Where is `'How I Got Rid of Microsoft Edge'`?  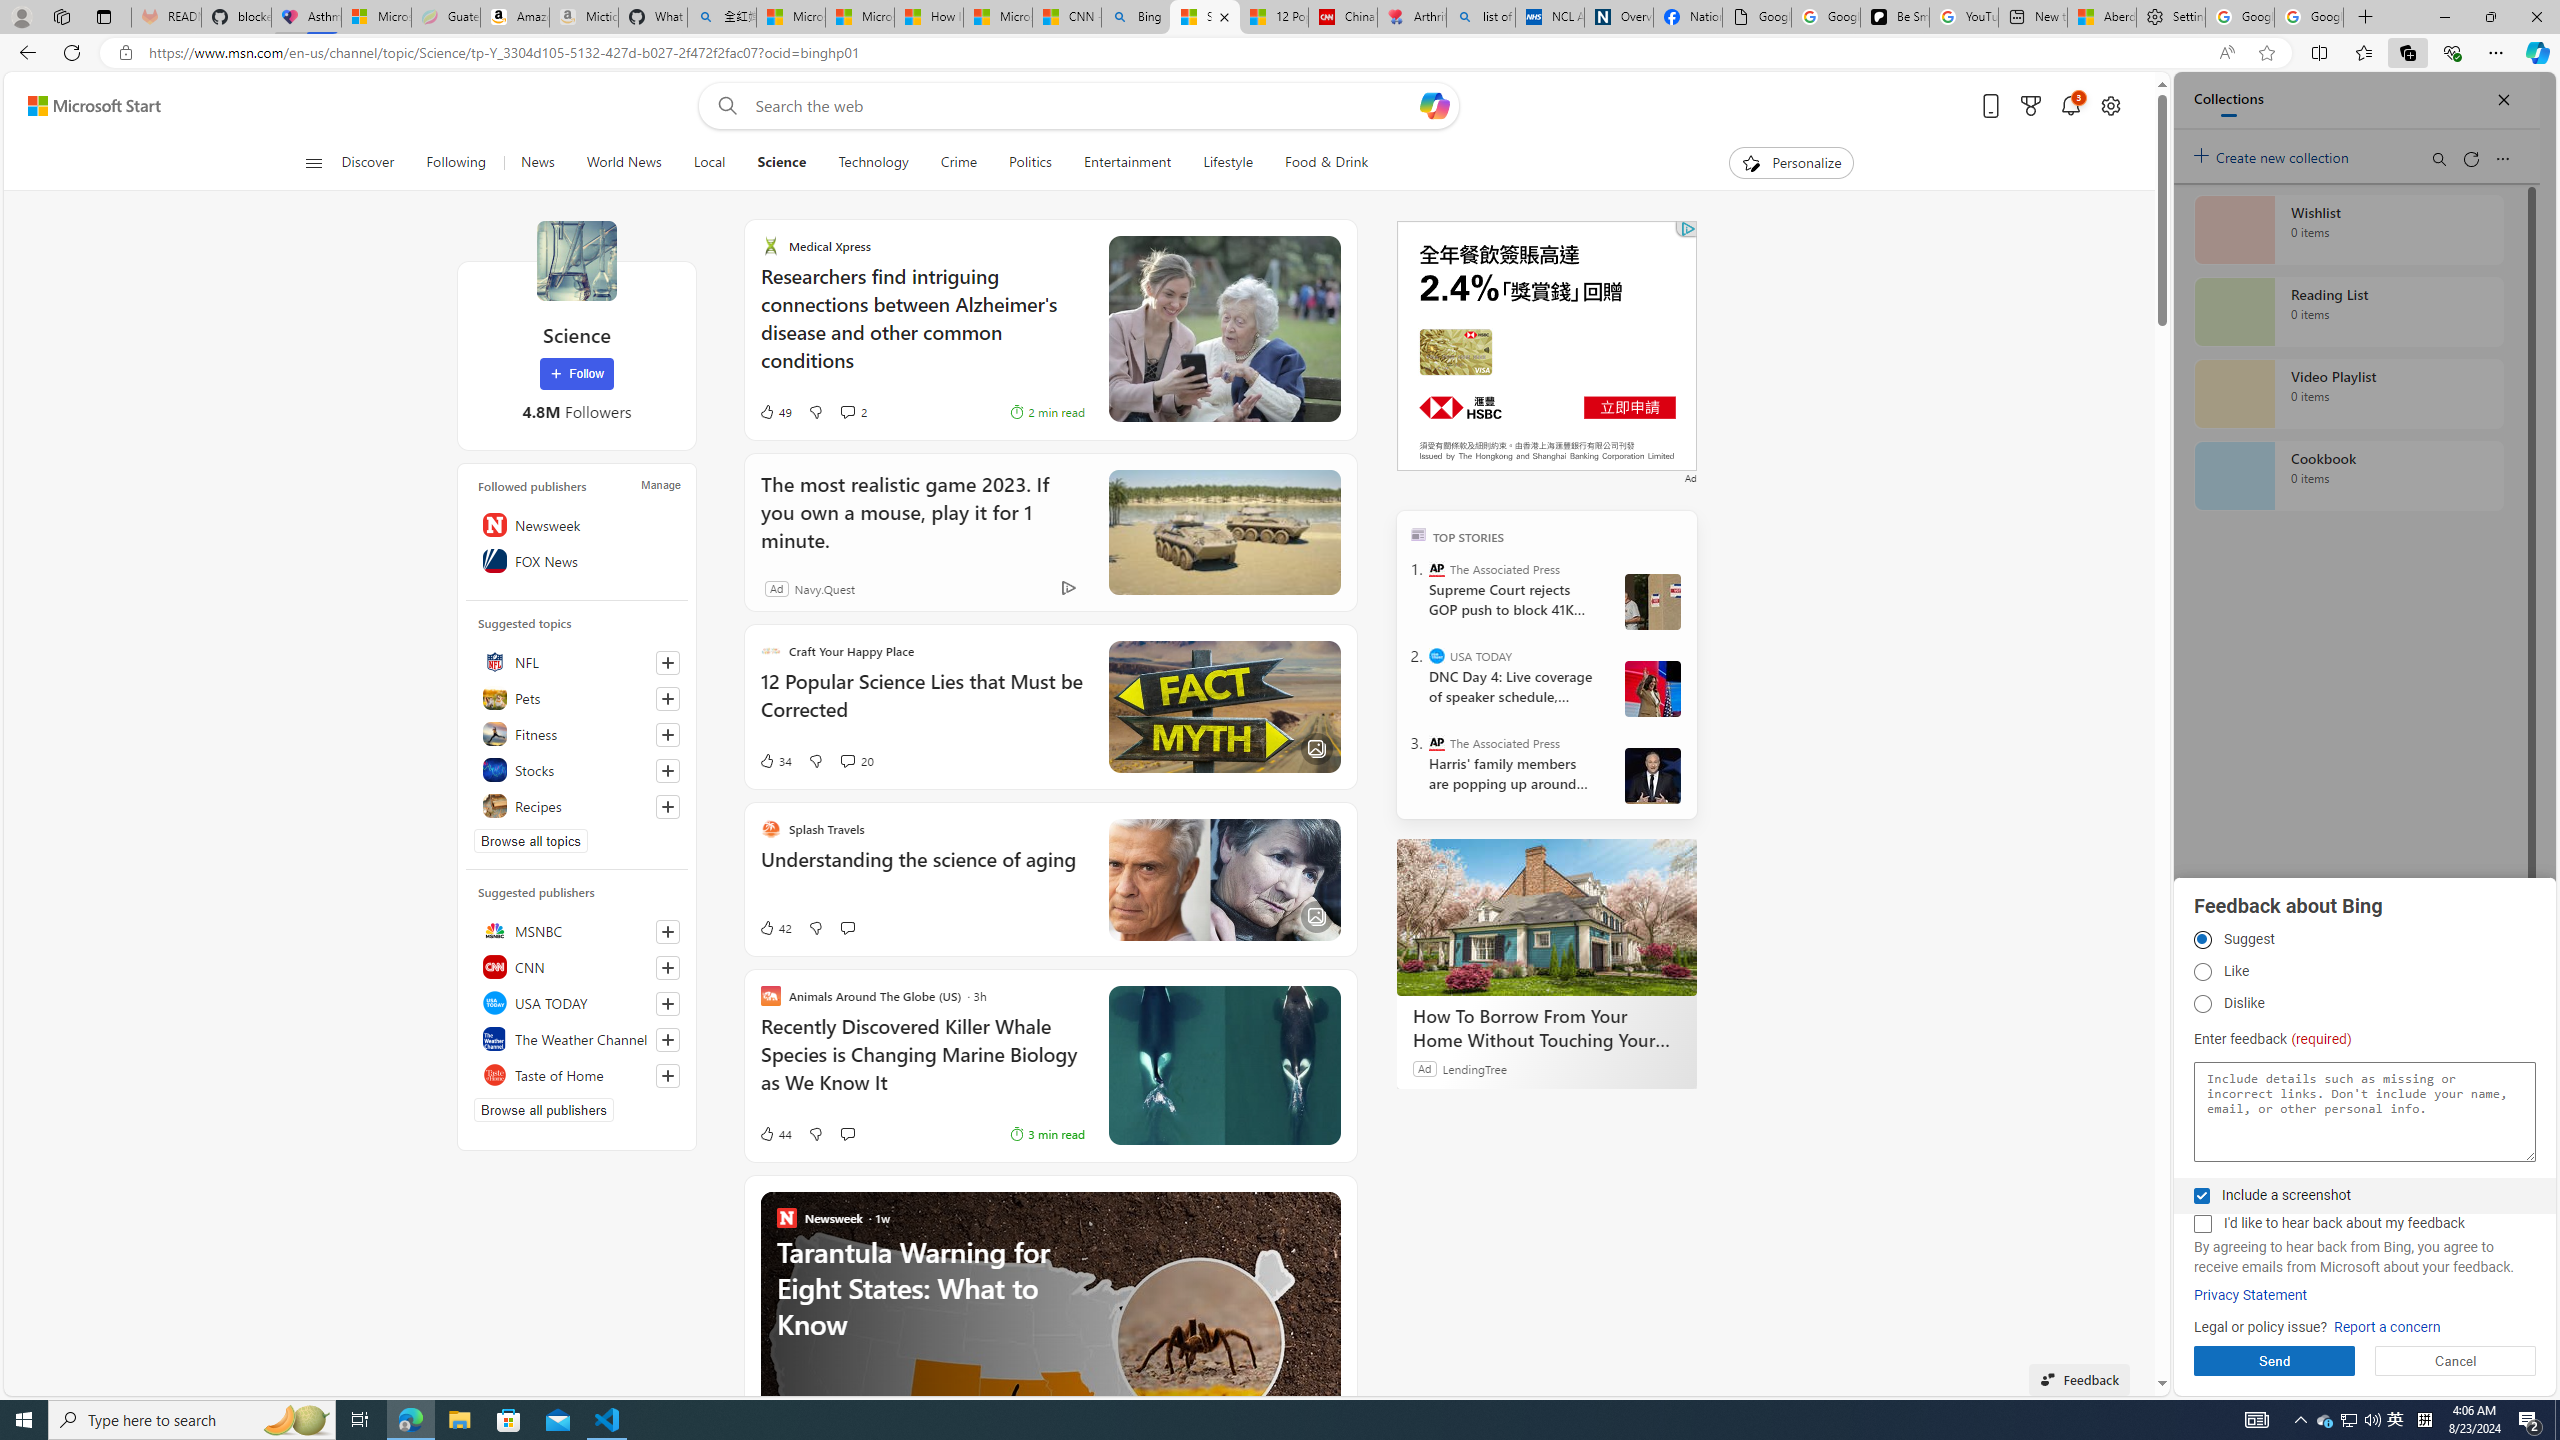
'How I Got Rid of Microsoft Edge' is located at coordinates (929, 16).